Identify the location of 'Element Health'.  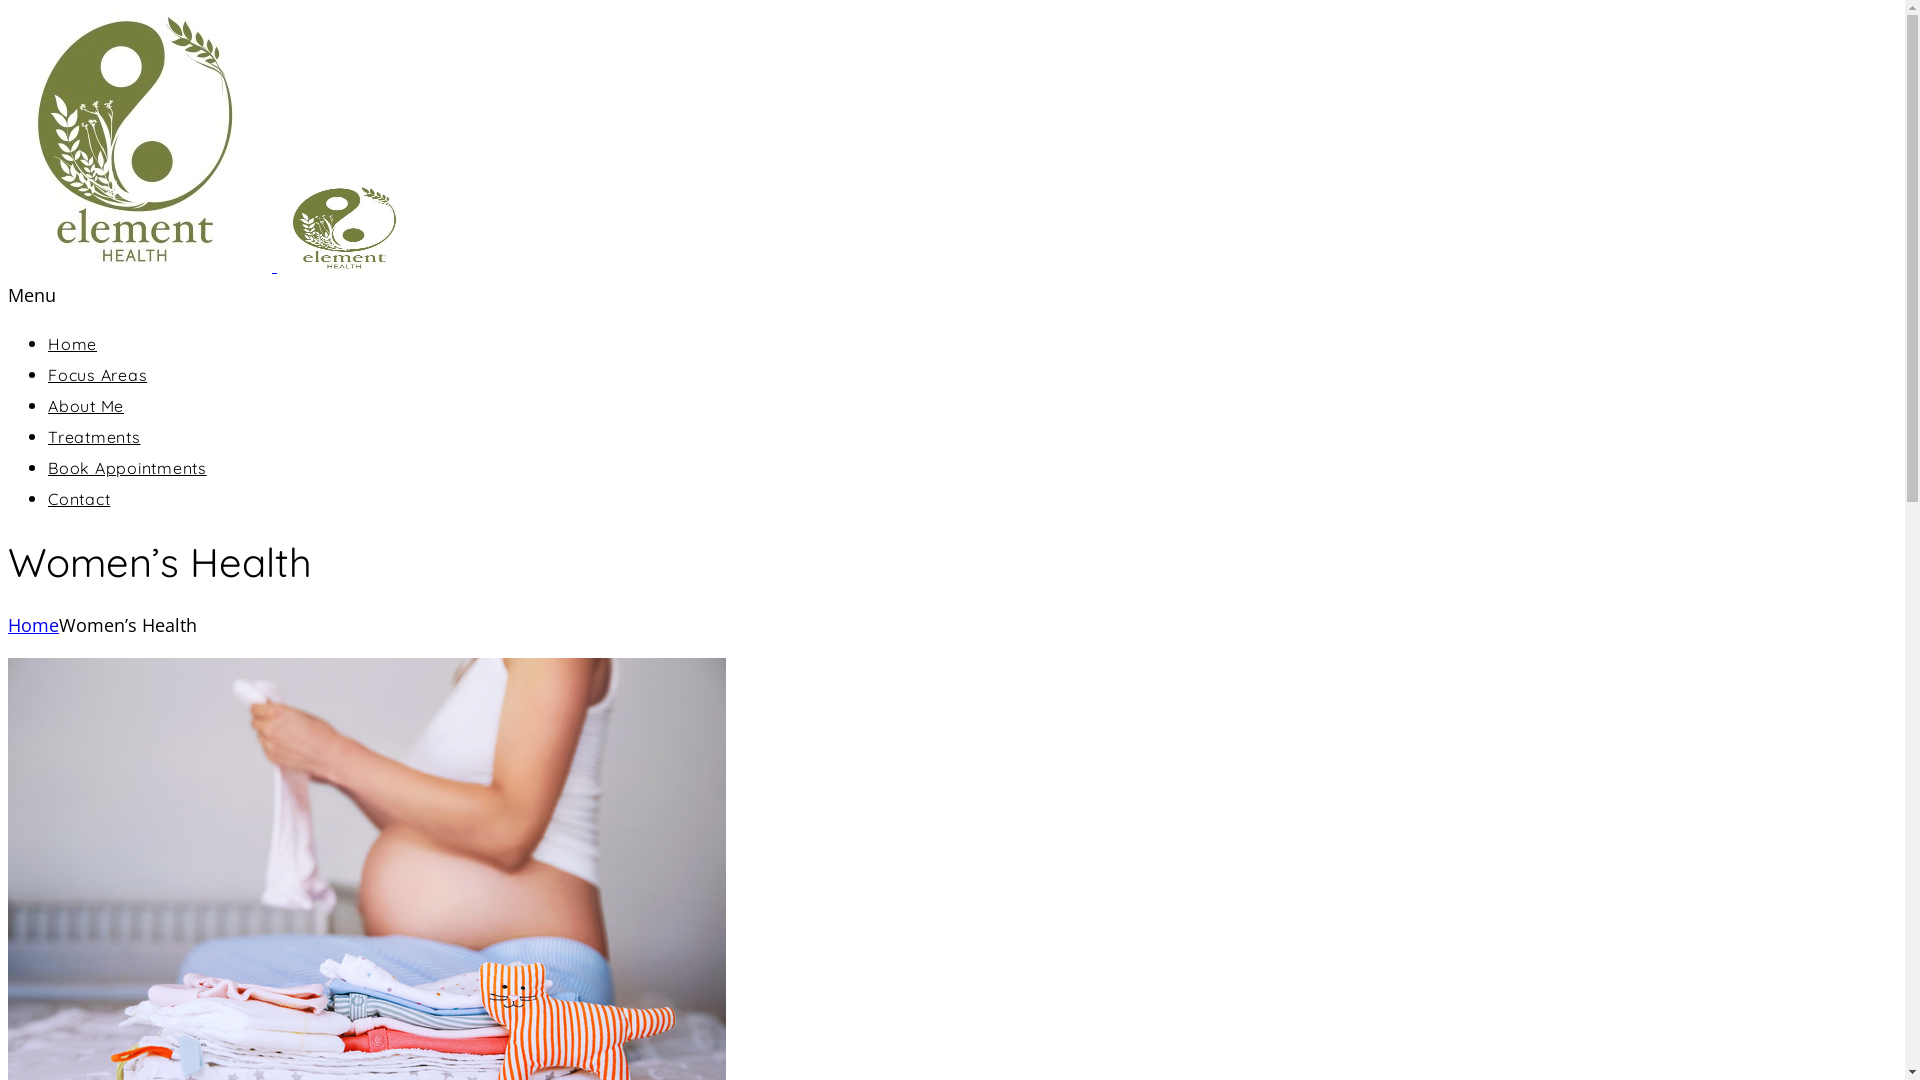
(138, 138).